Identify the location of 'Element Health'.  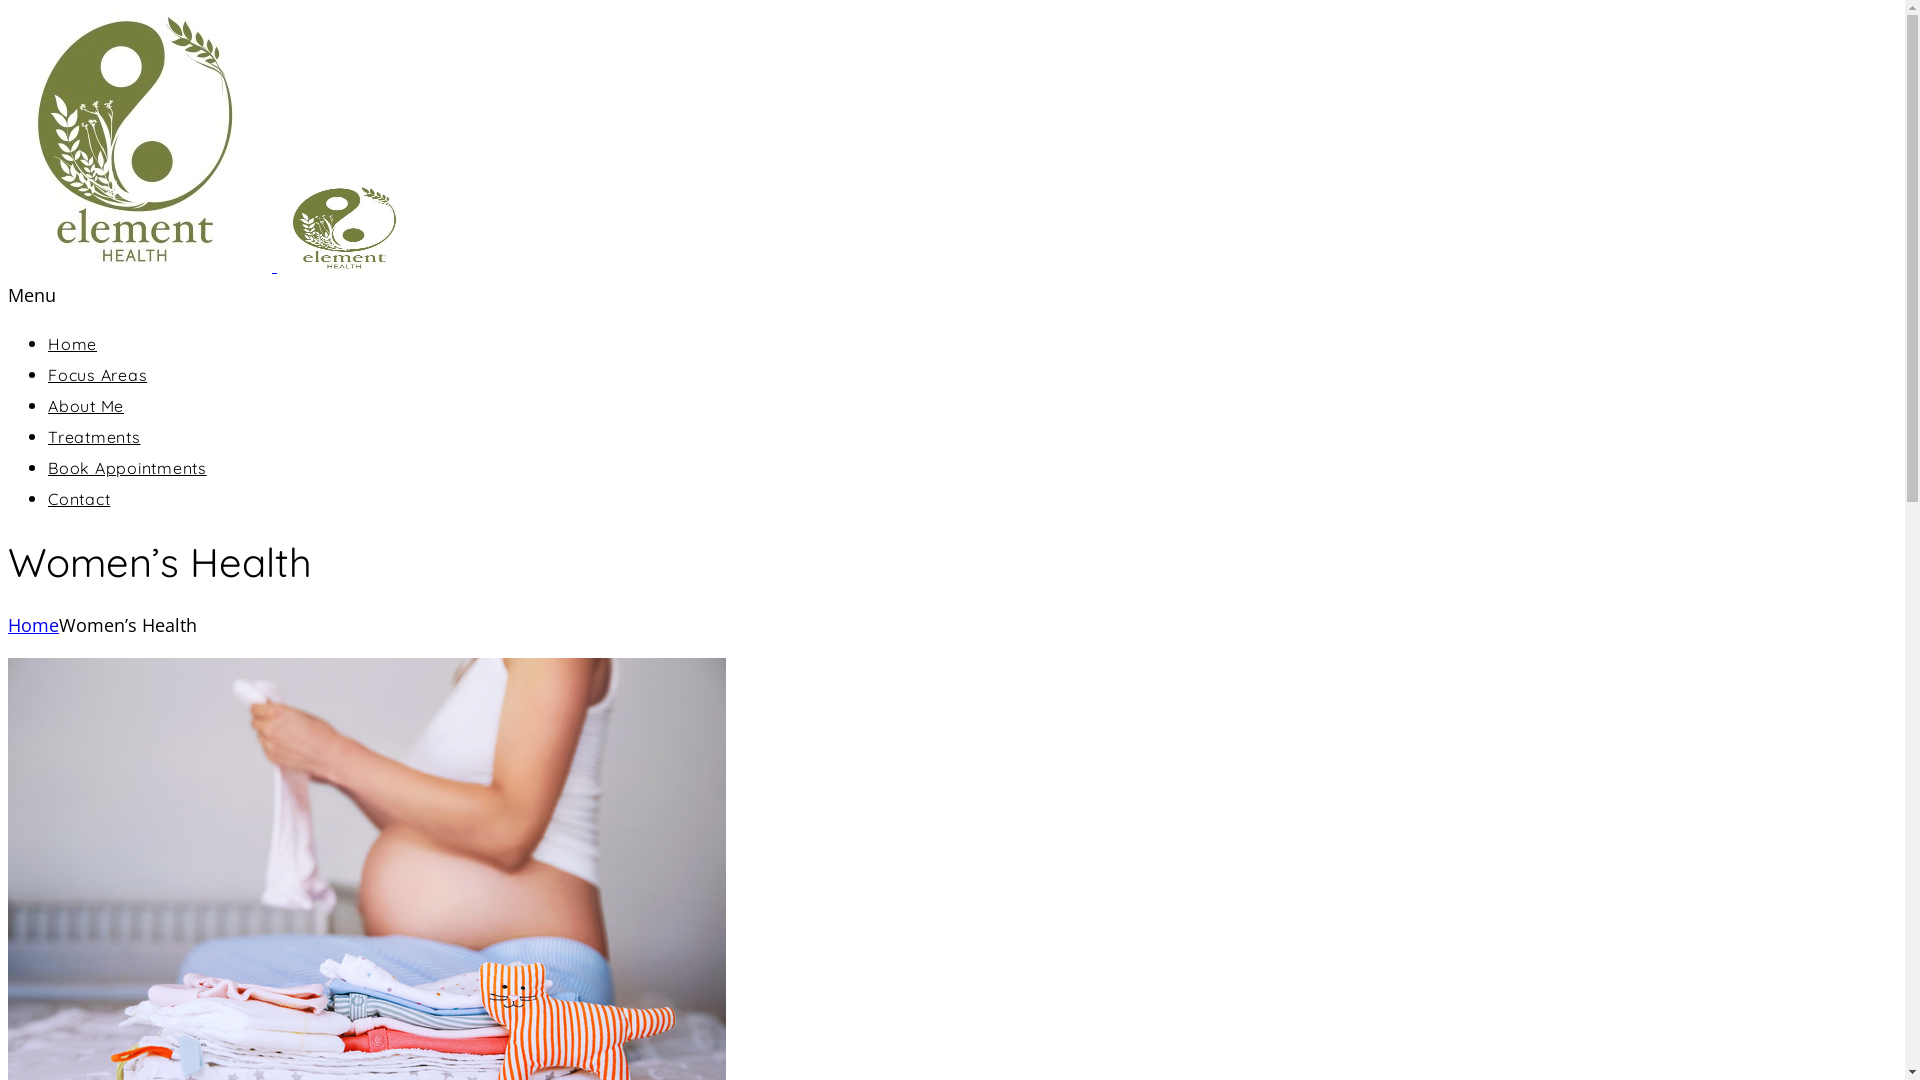
(138, 138).